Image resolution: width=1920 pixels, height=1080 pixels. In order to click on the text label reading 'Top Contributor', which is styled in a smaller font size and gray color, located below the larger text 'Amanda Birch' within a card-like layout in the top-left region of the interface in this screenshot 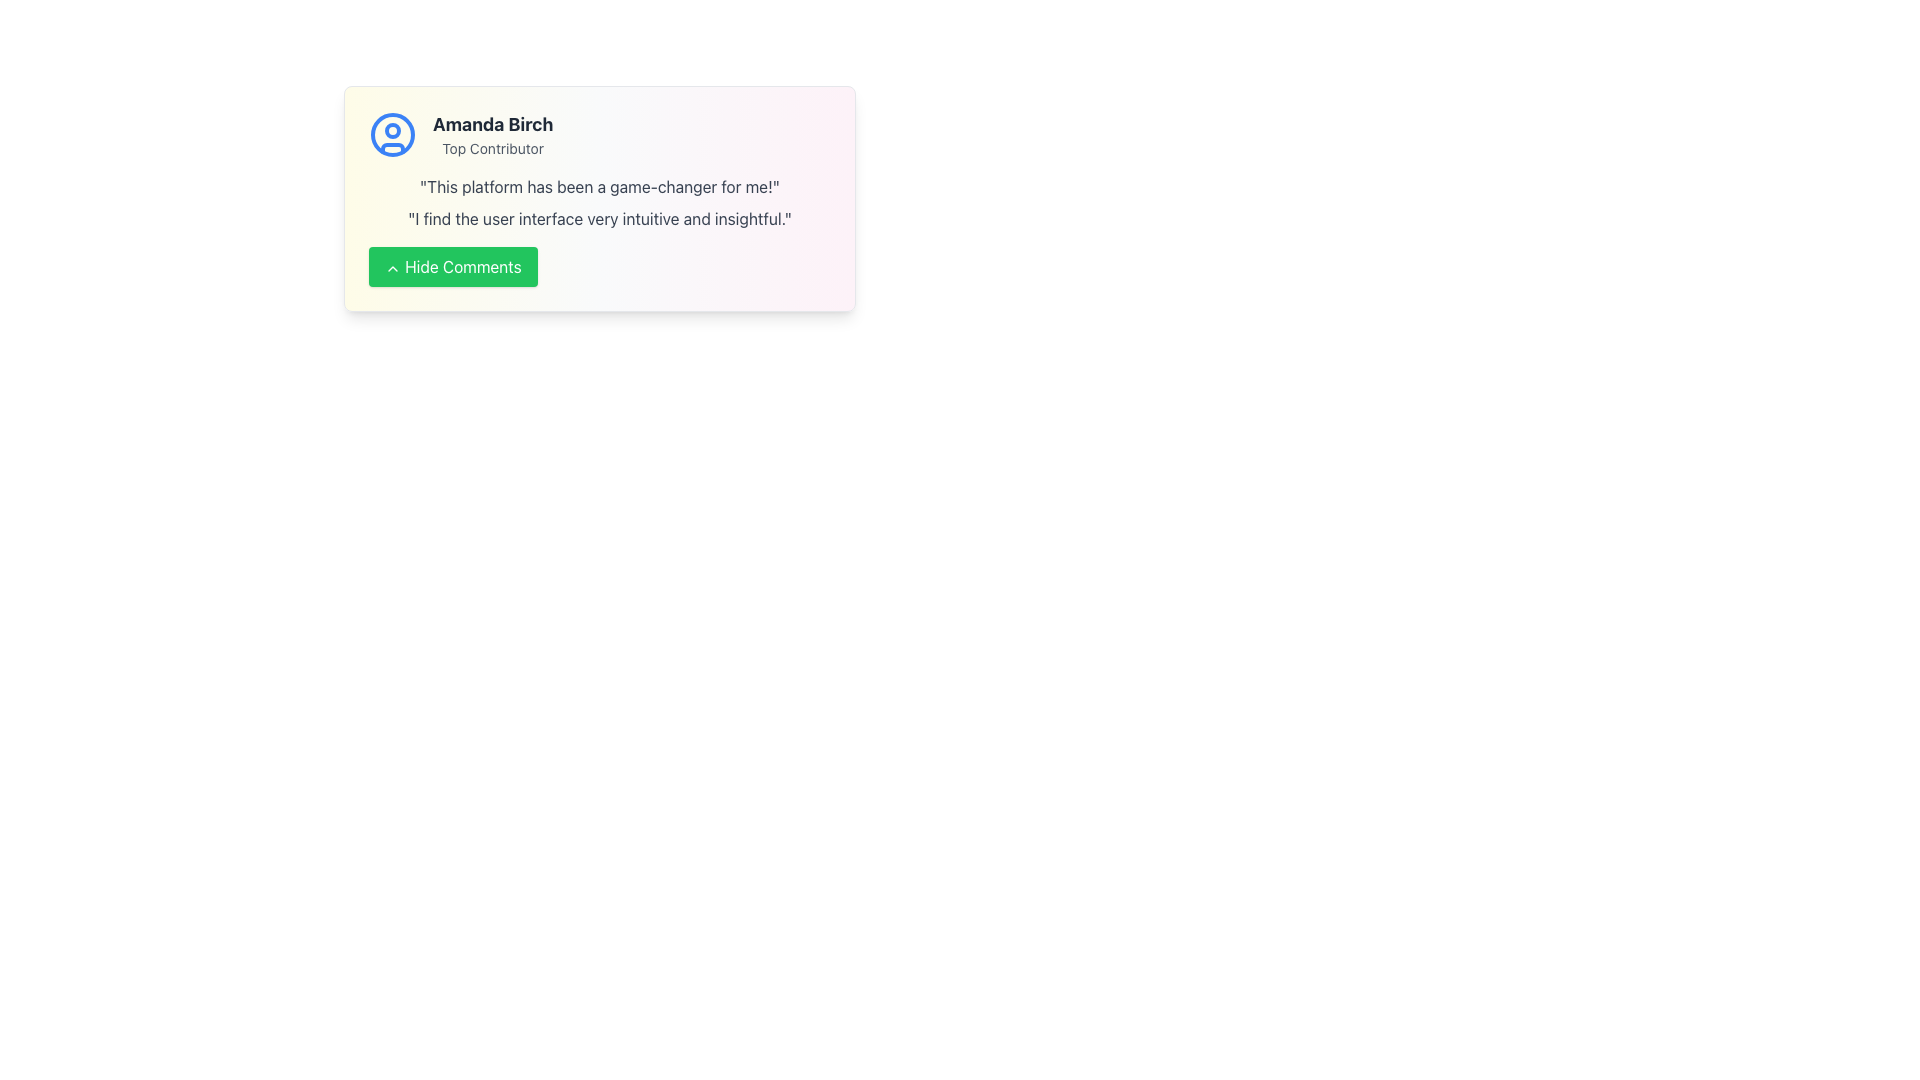, I will do `click(493, 148)`.